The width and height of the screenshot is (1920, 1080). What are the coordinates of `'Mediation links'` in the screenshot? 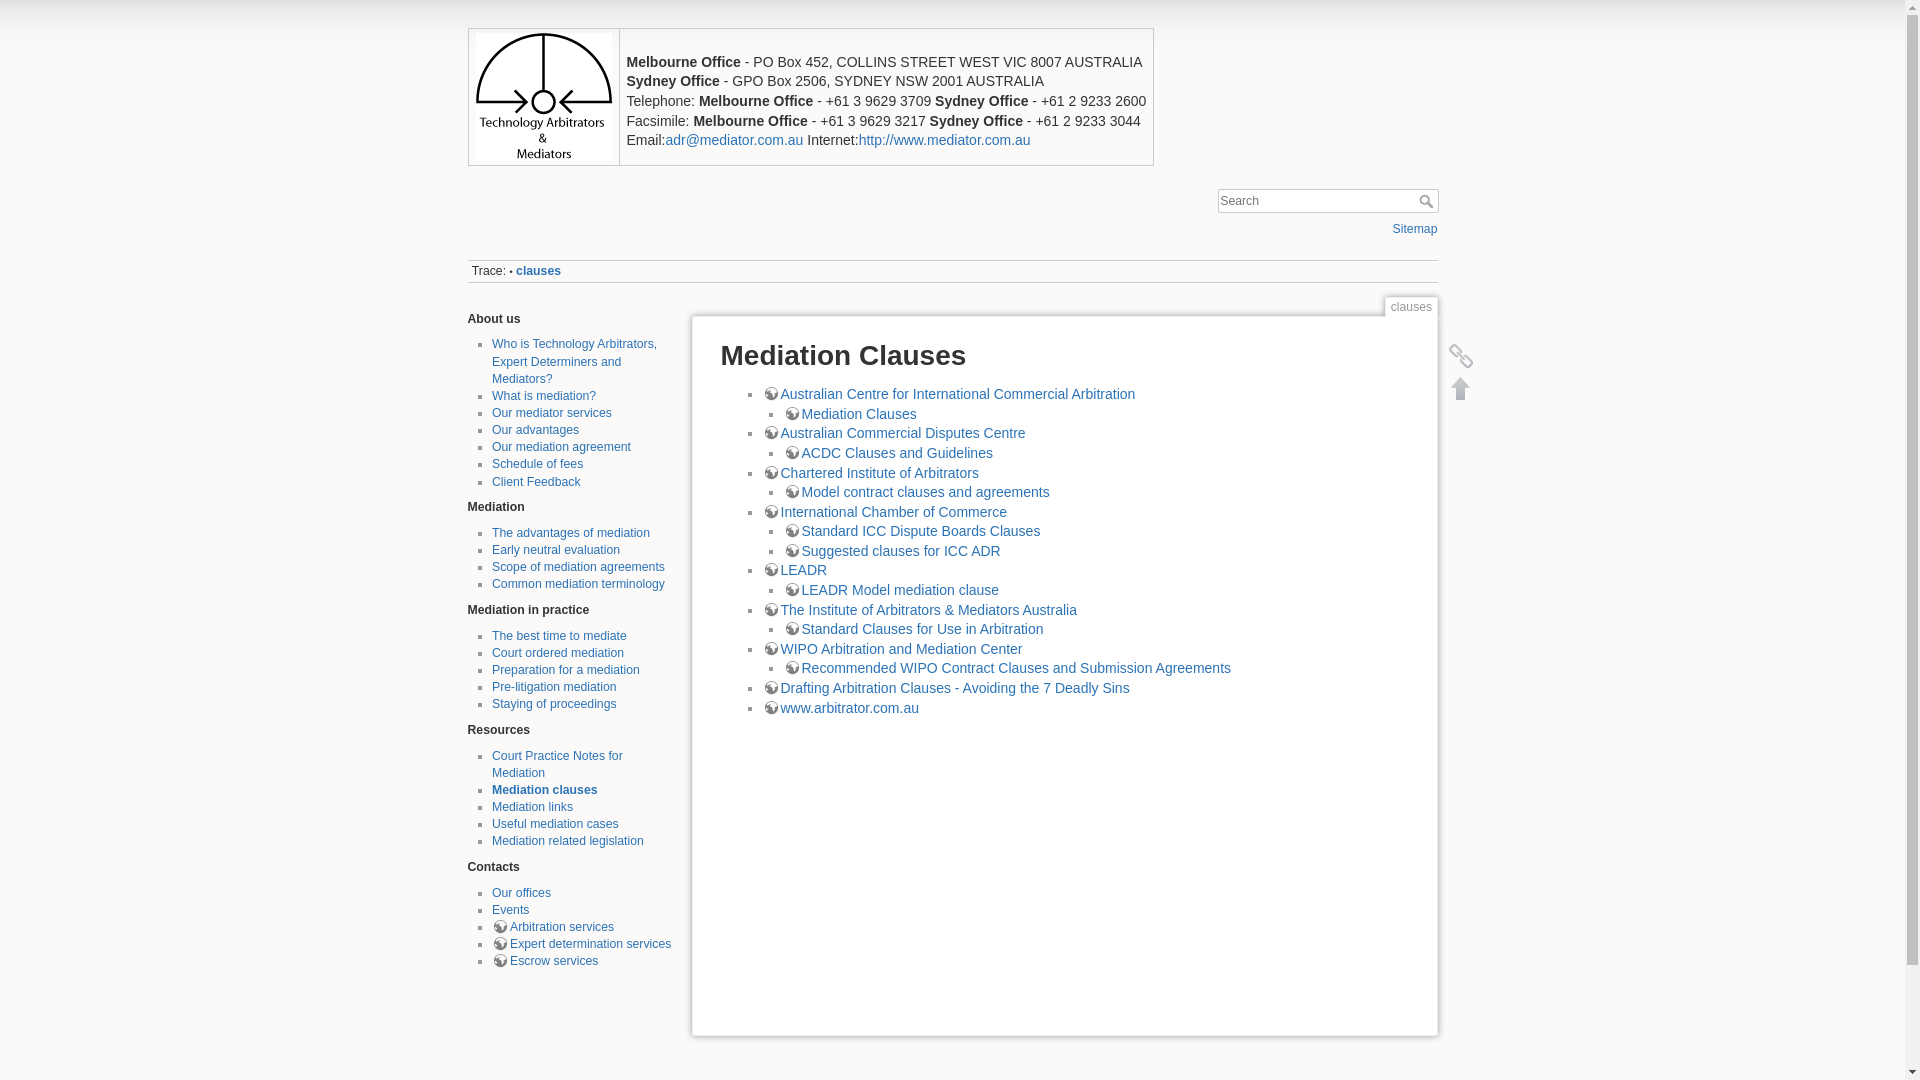 It's located at (491, 805).